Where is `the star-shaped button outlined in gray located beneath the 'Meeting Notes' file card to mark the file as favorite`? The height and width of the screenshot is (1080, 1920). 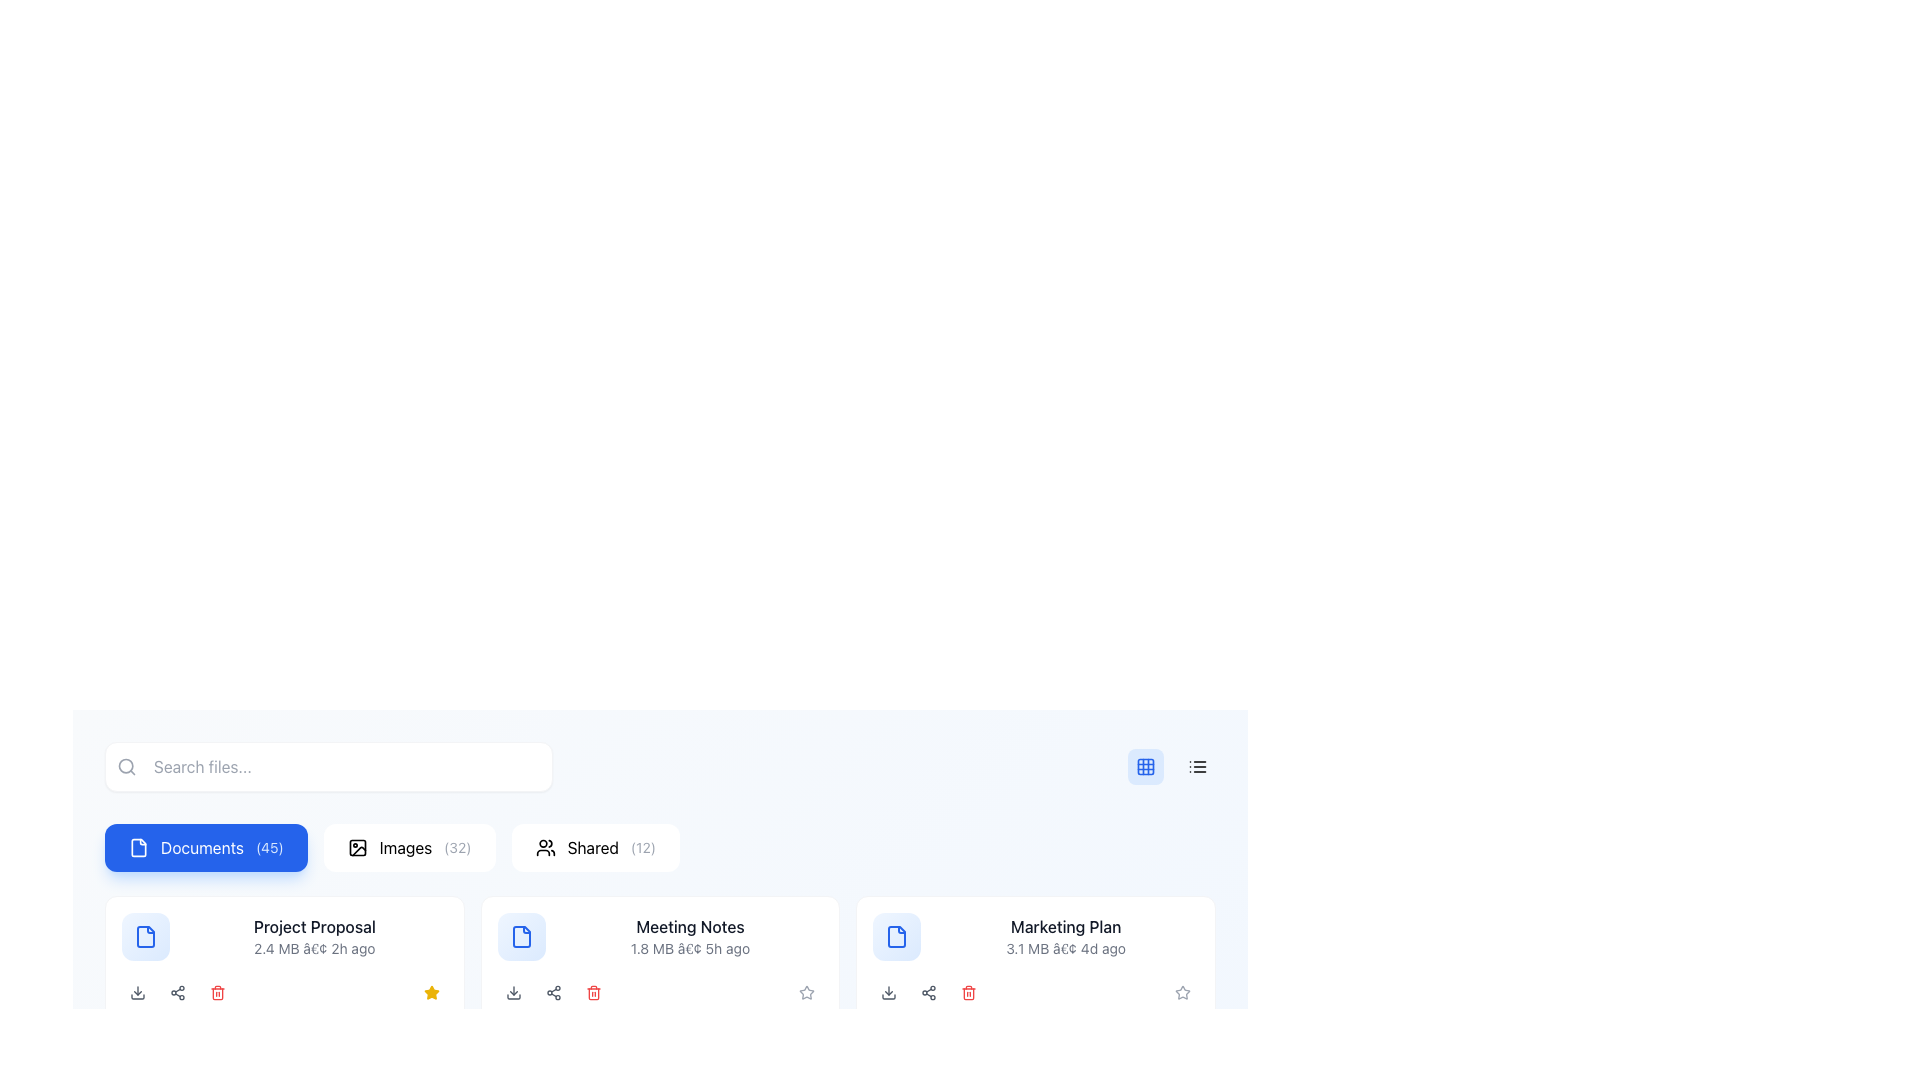 the star-shaped button outlined in gray located beneath the 'Meeting Notes' file card to mark the file as favorite is located at coordinates (807, 992).